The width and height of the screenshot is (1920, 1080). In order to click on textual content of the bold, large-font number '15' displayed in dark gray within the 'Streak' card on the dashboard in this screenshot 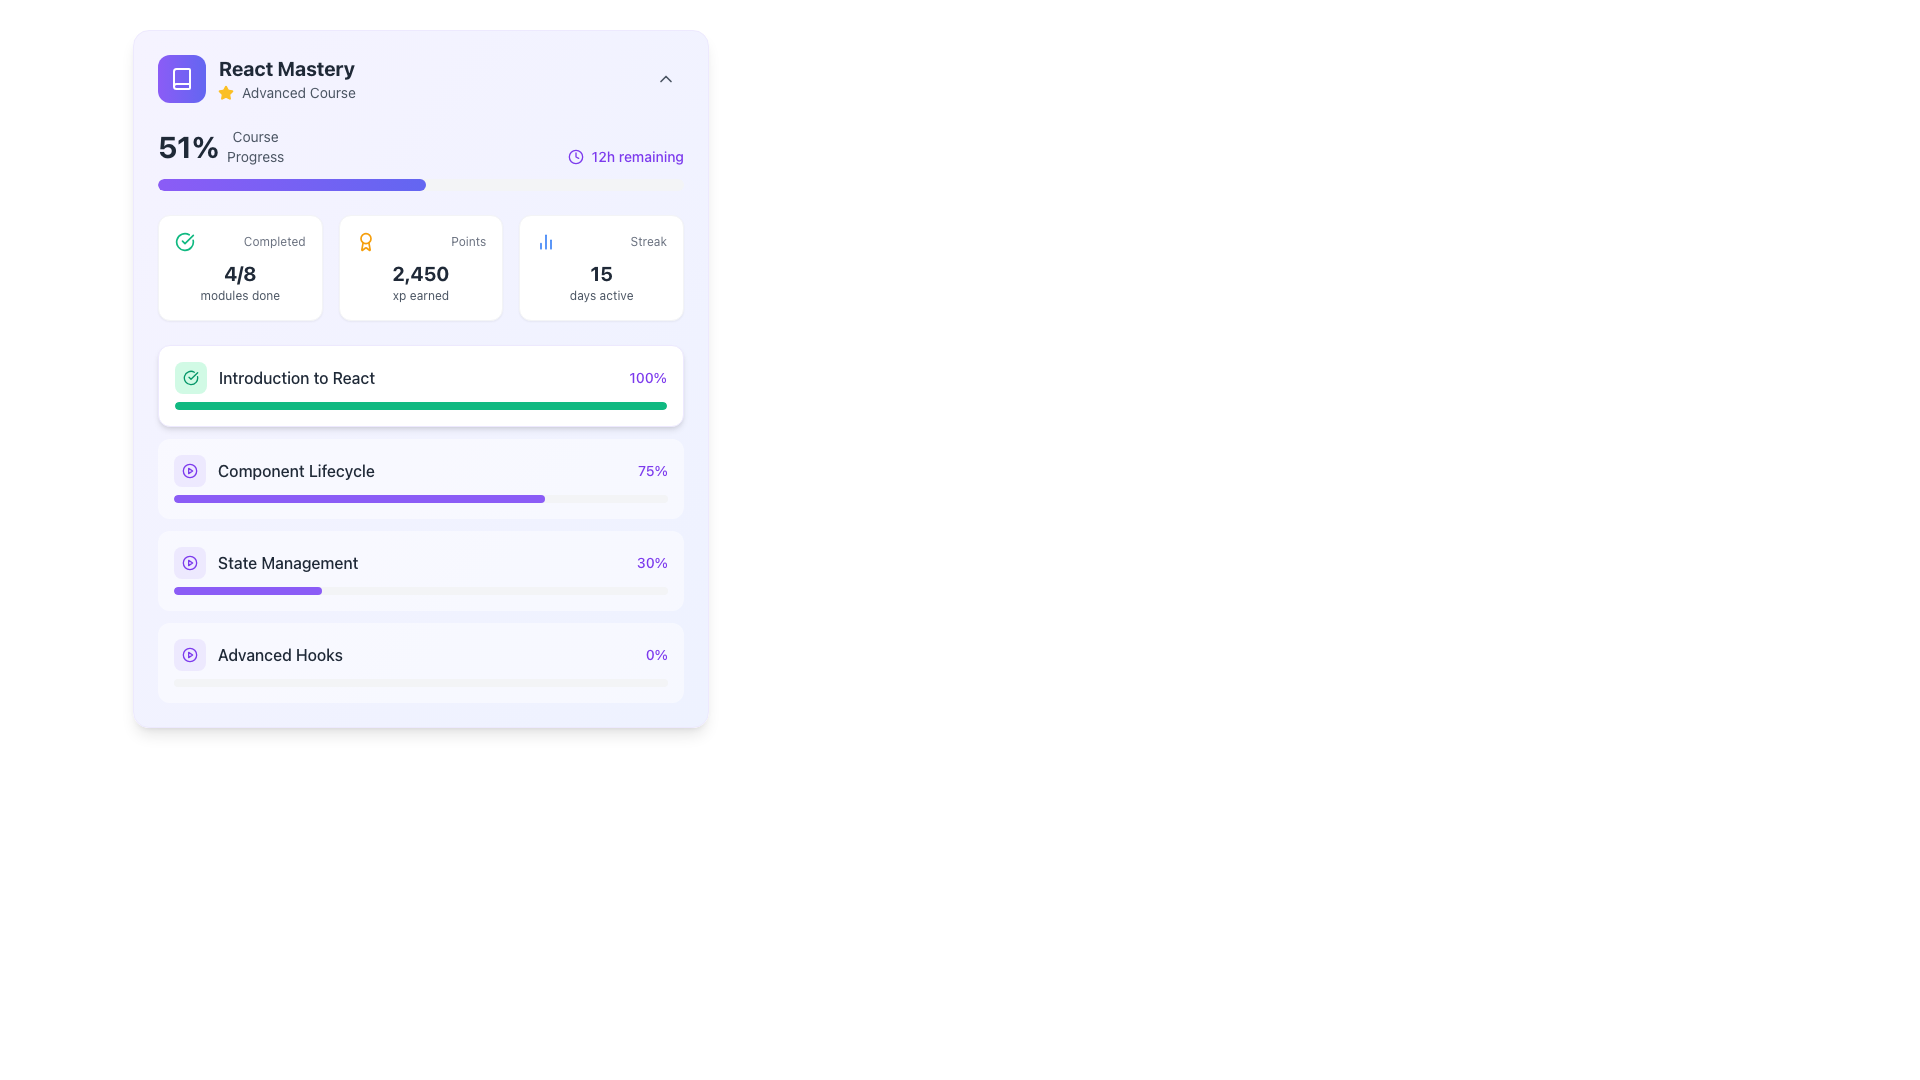, I will do `click(600, 273)`.